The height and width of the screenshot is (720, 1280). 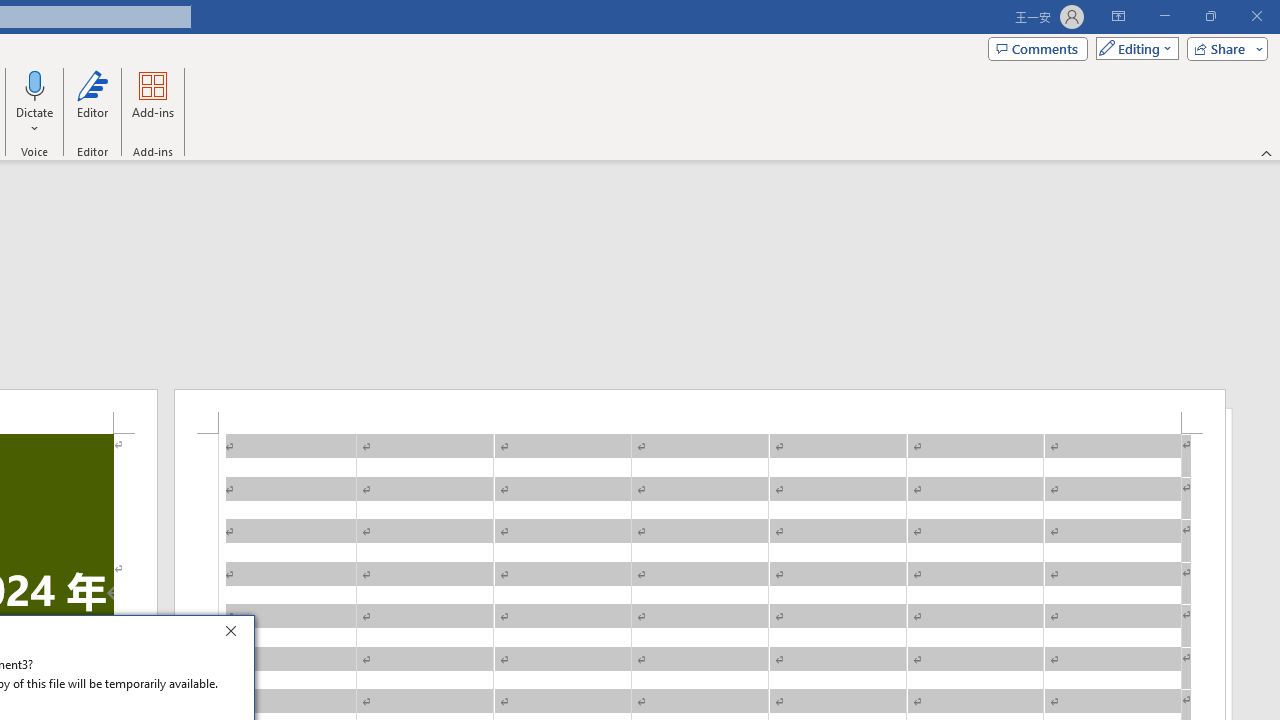 I want to click on 'Minimize', so click(x=1164, y=16).